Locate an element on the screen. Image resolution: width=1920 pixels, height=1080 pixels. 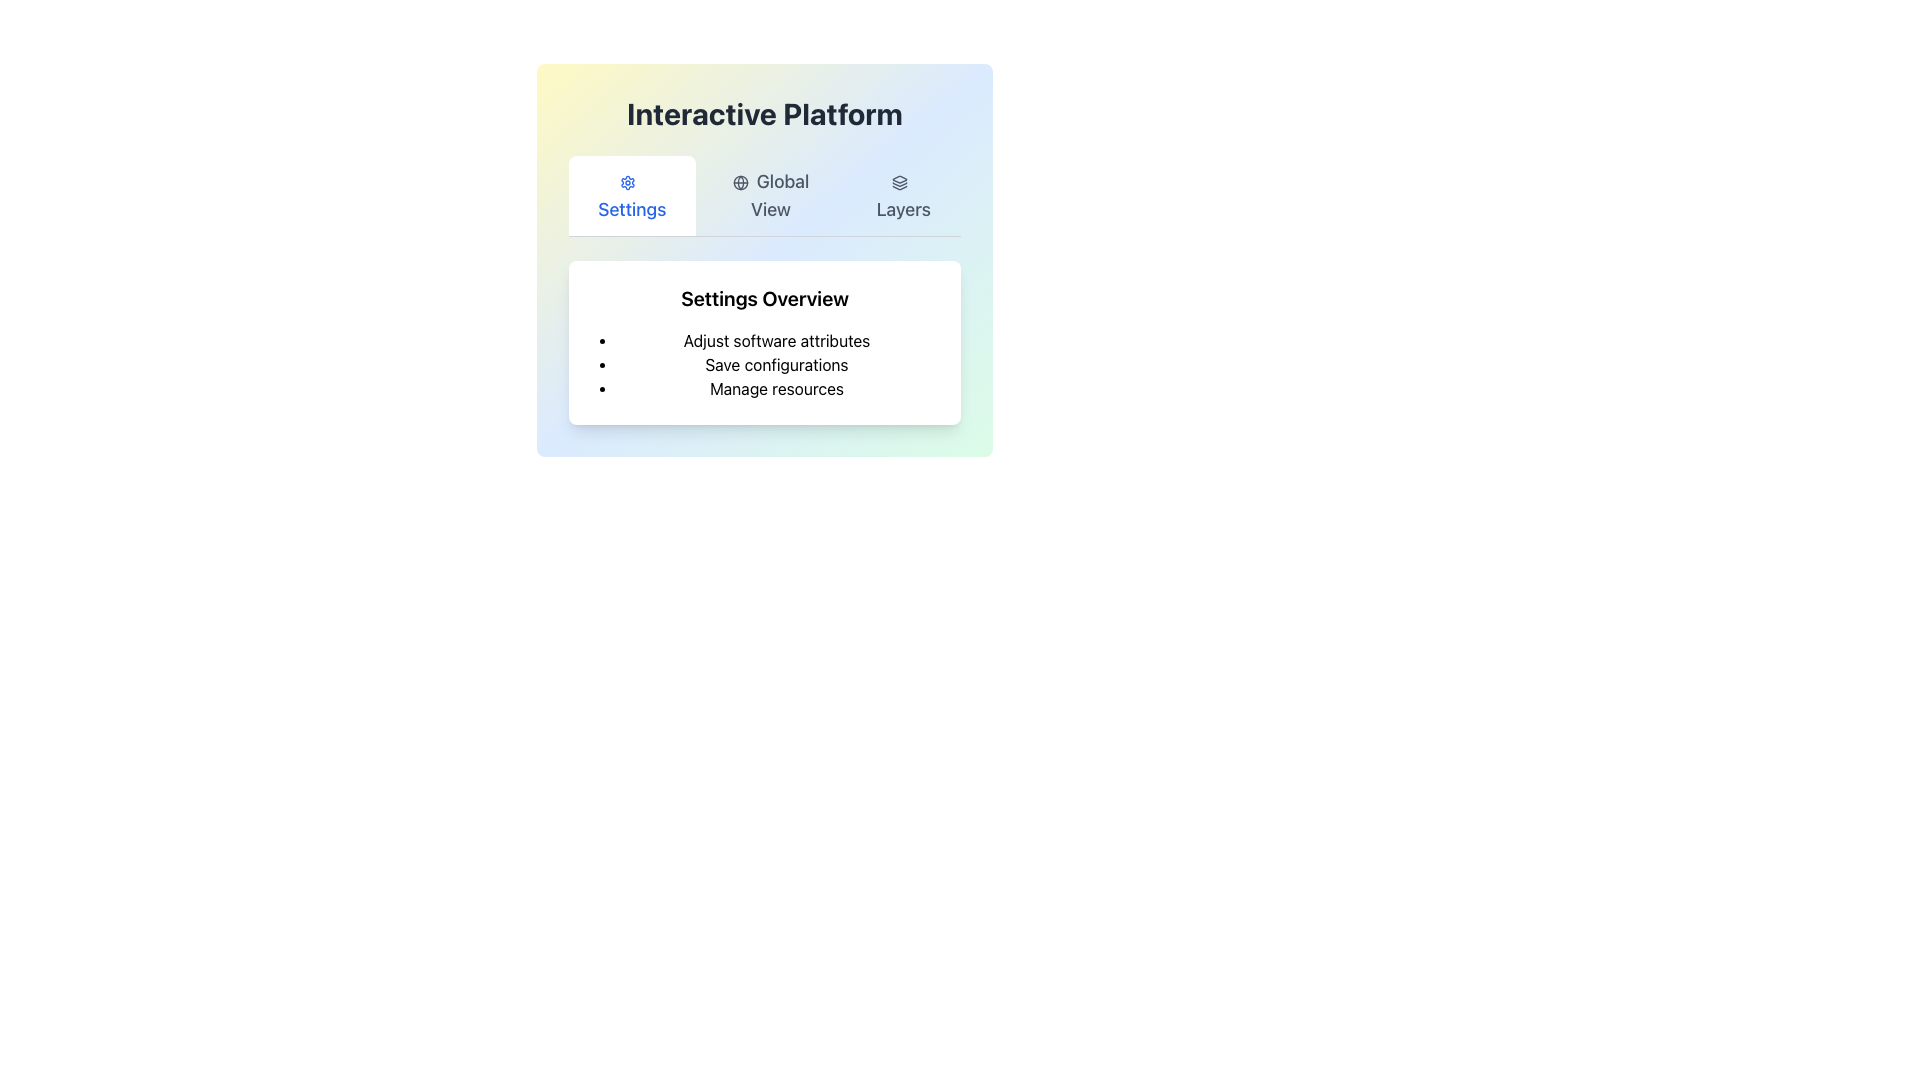
the gear-shaped icon in the 'Settings' section located in the top-left quadrant underneath the title 'Interactive Platform' is located at coordinates (627, 182).